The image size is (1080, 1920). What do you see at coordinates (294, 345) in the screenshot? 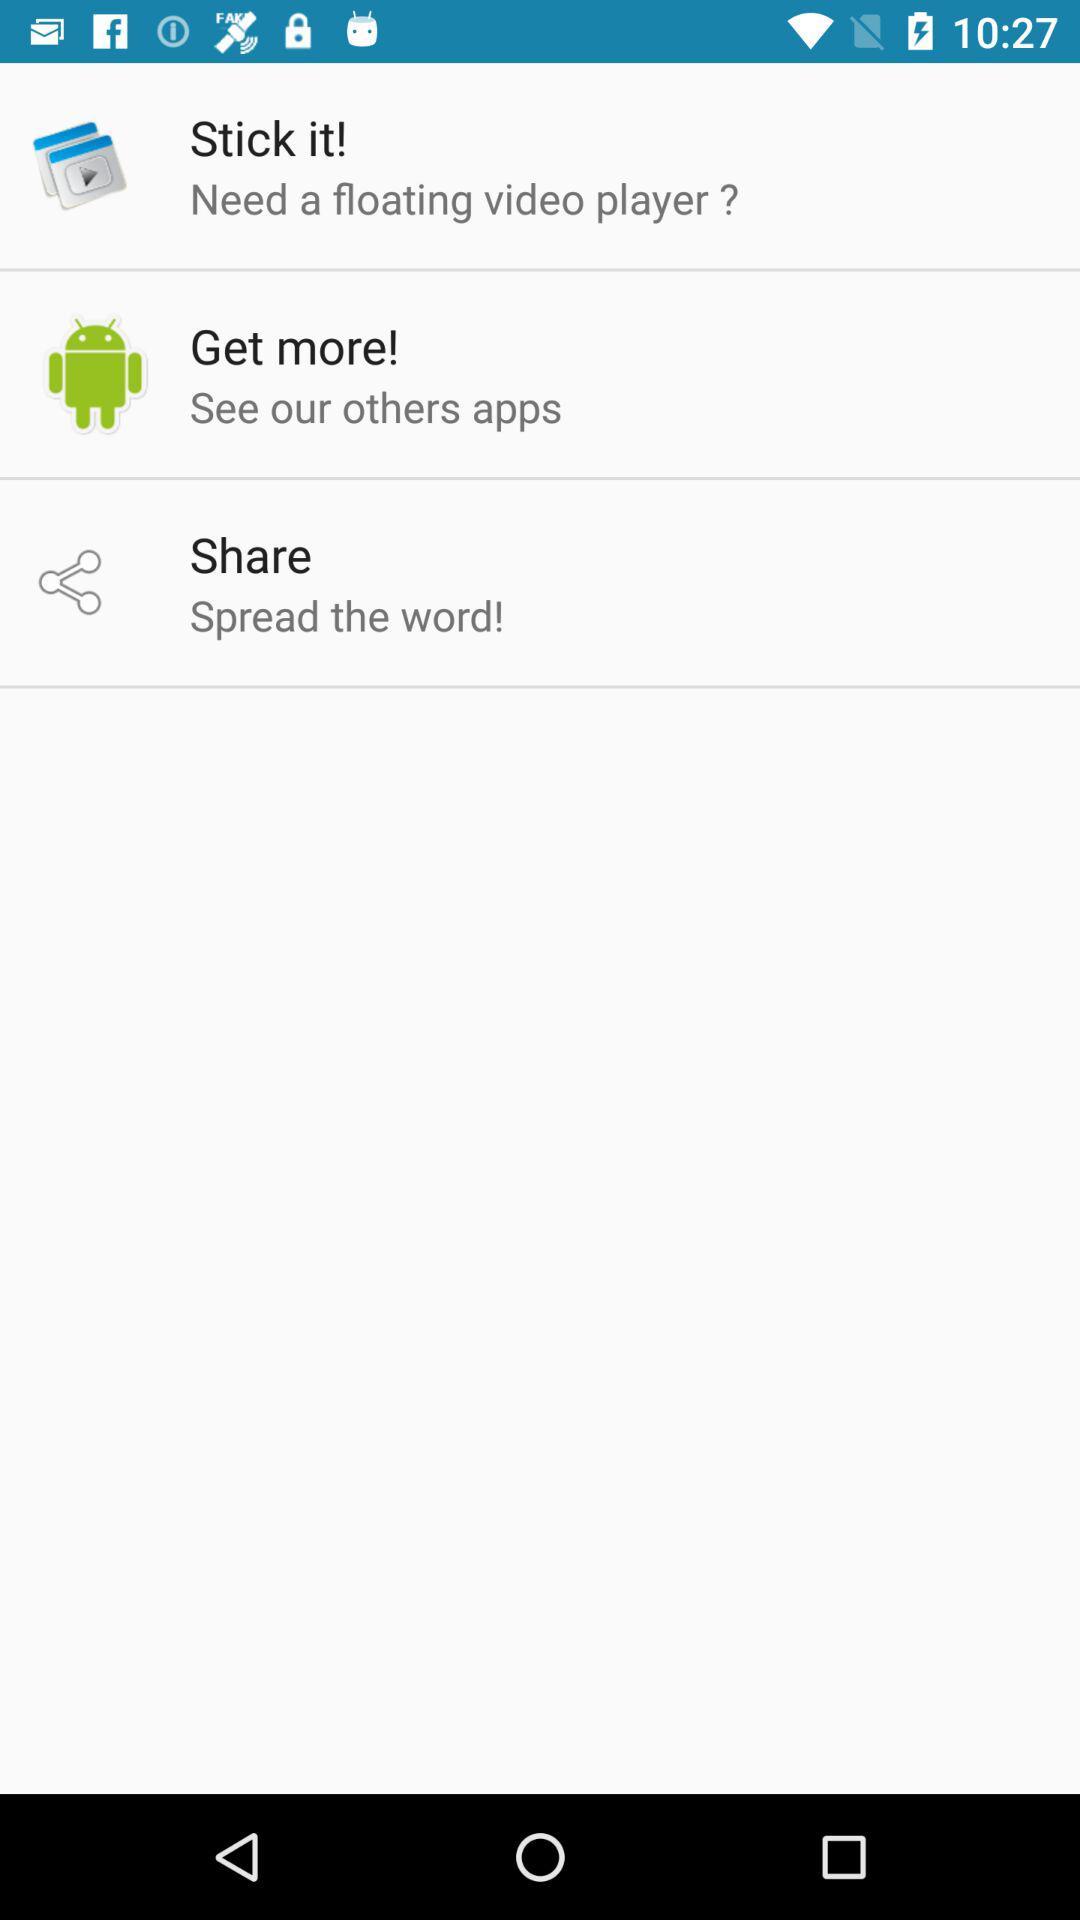
I see `get more! app` at bounding box center [294, 345].